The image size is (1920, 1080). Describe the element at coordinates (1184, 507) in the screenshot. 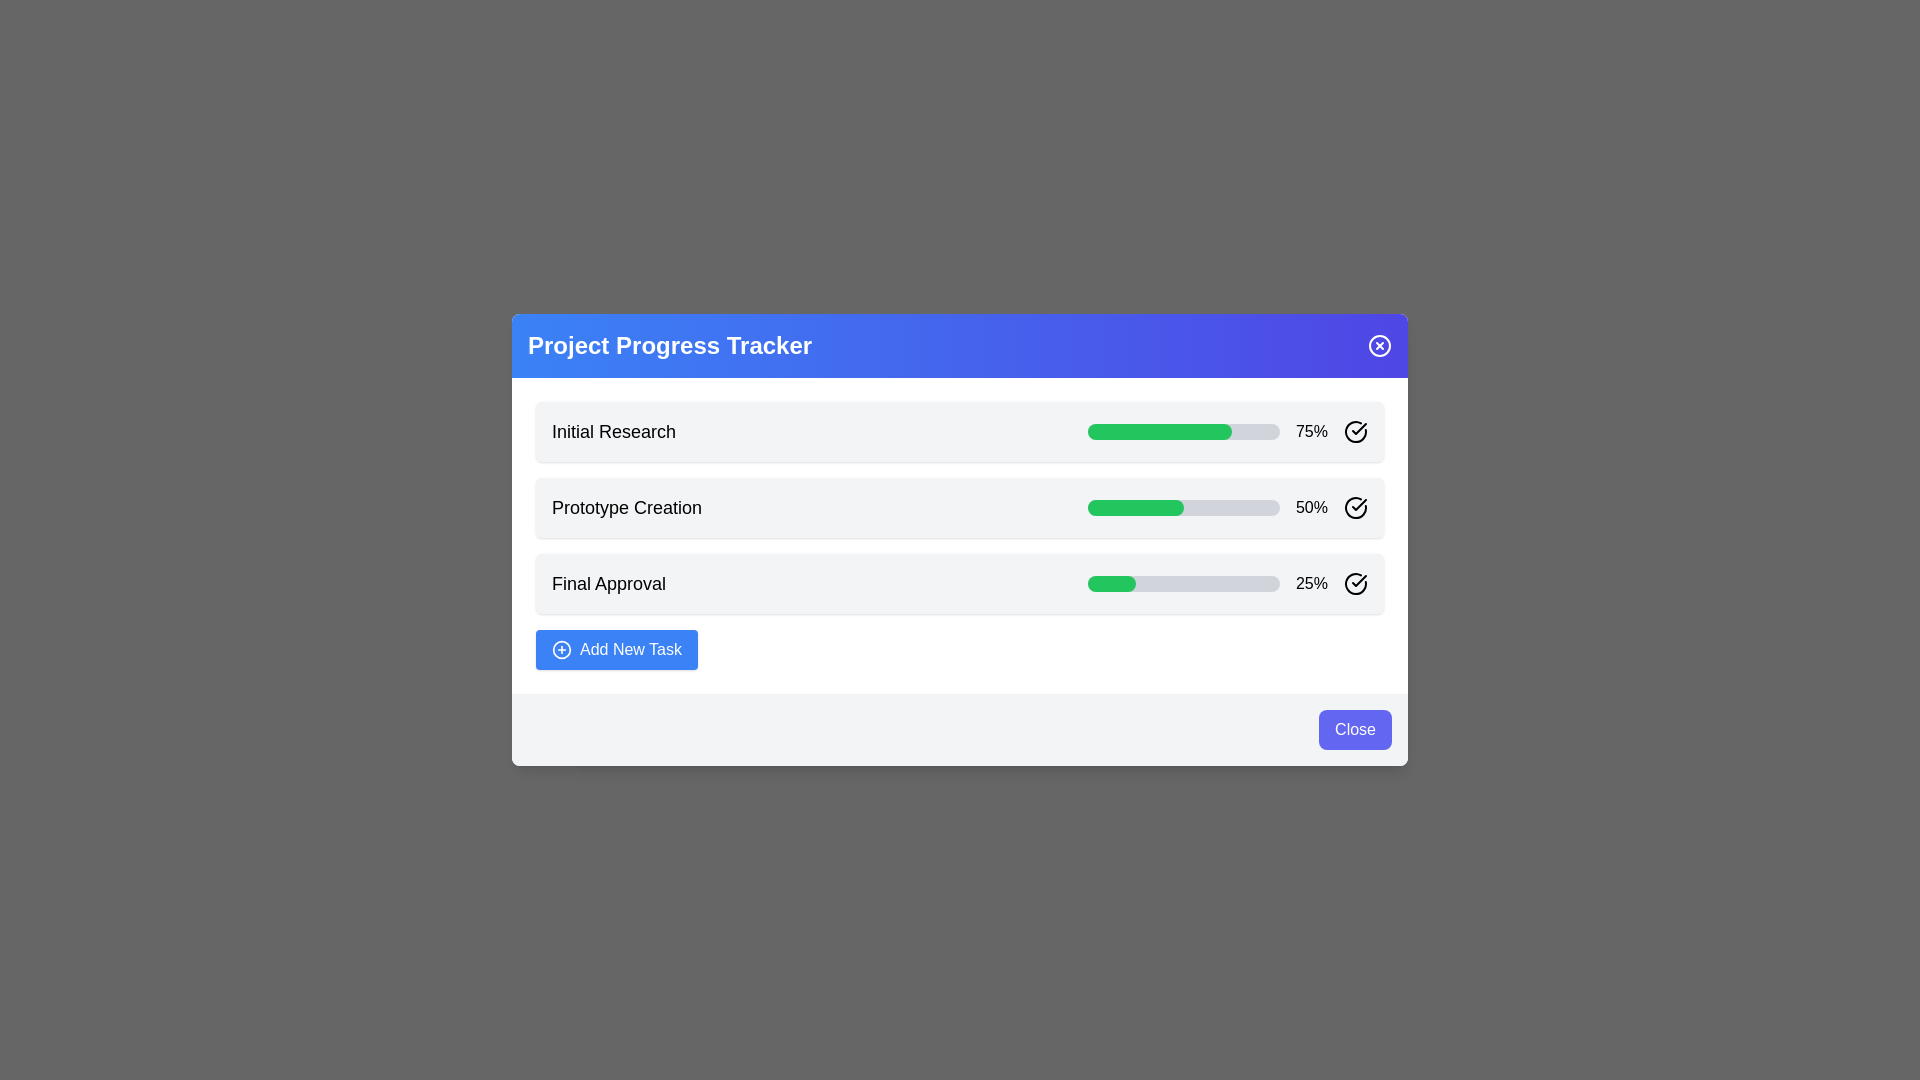

I see `the progress bar located in the 'Prototype Creation' section, which has a light gray background and a filled green segment representing 50% completion` at that location.